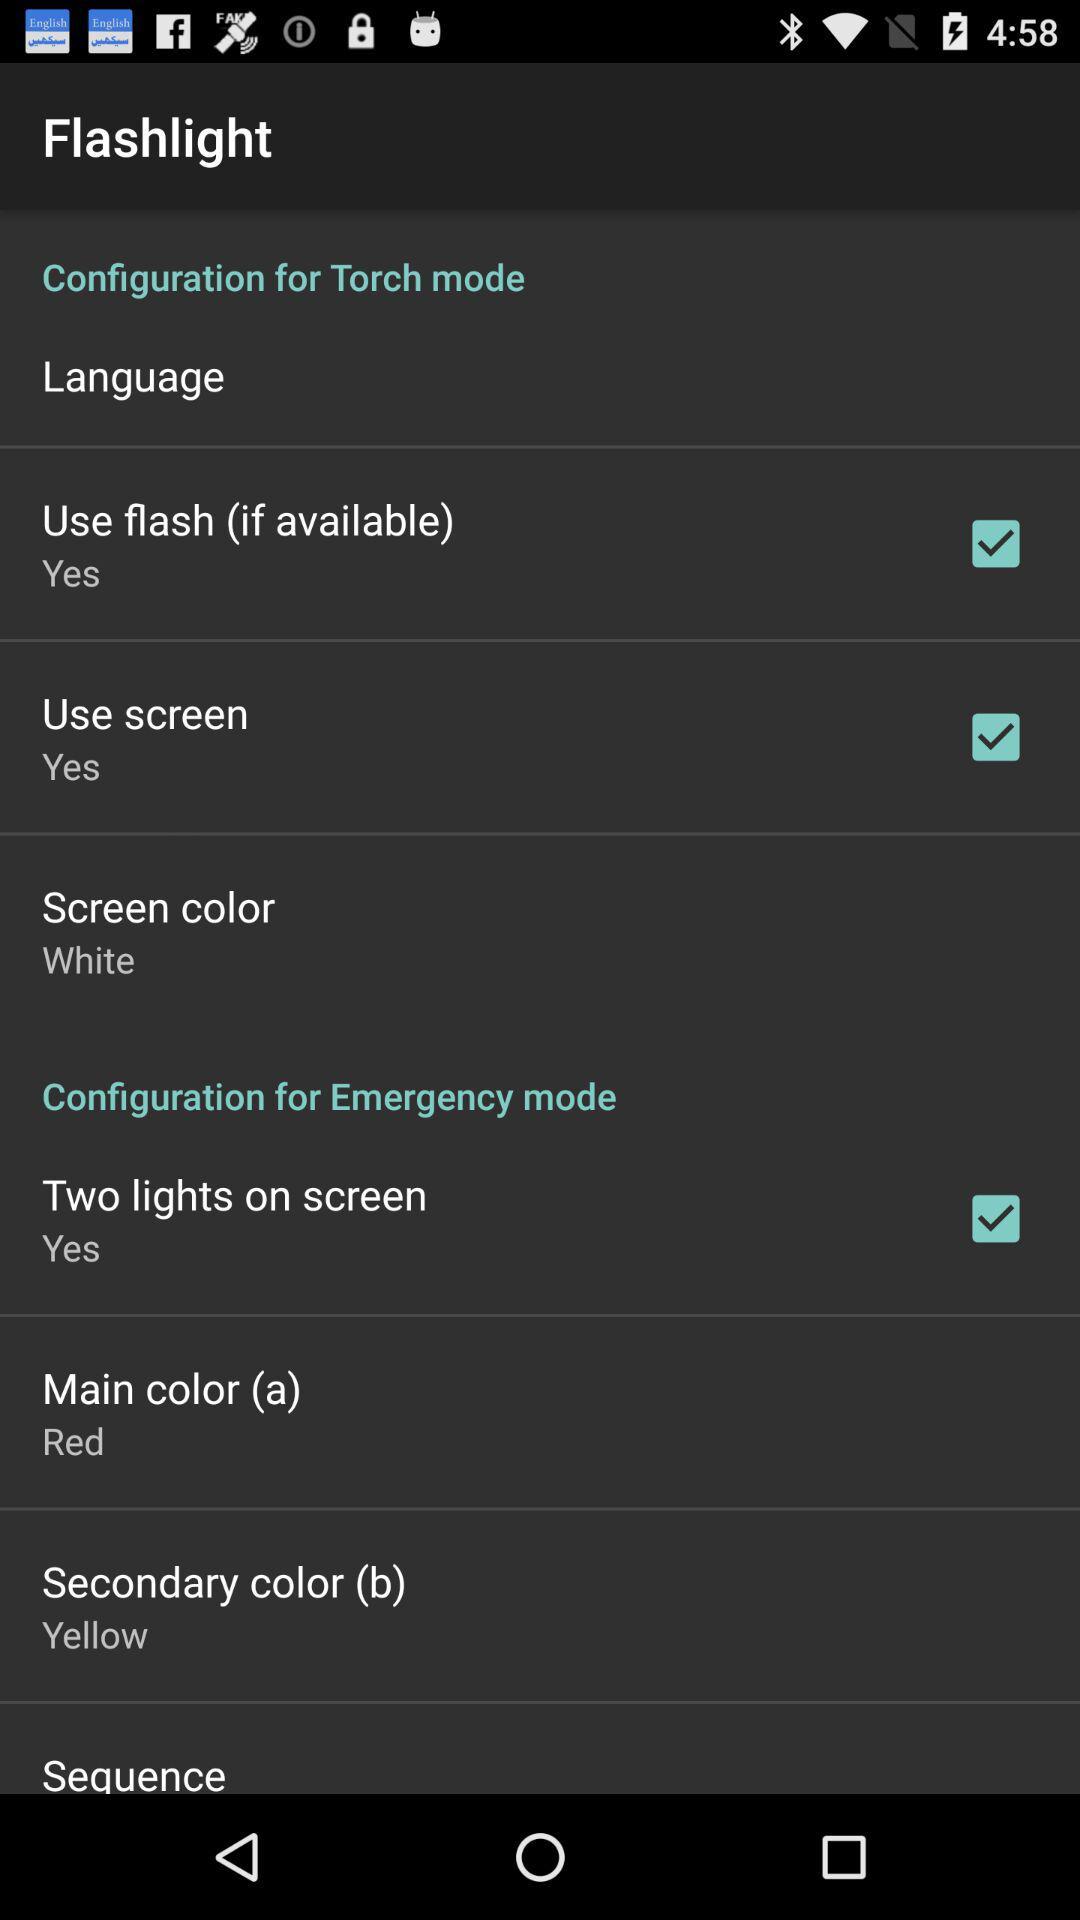 The height and width of the screenshot is (1920, 1080). I want to click on the sequence item, so click(134, 1770).